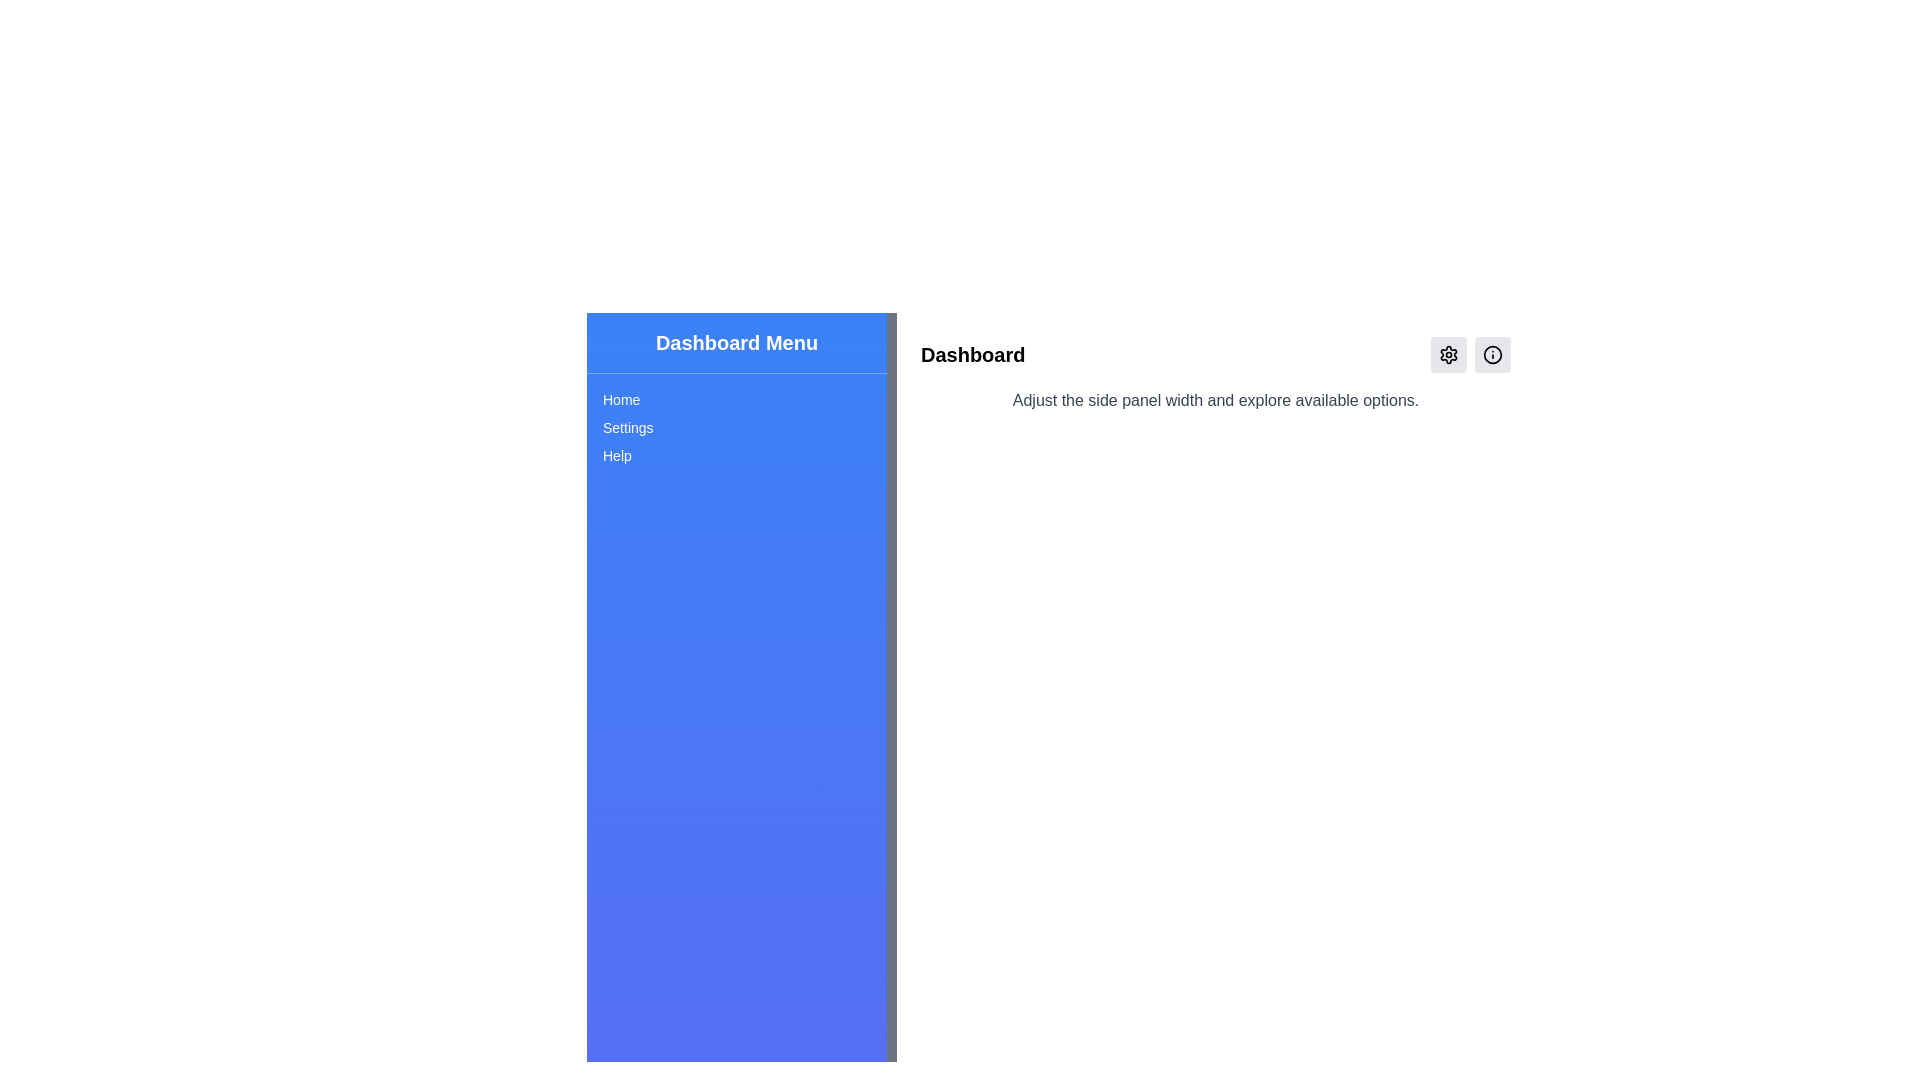 This screenshot has height=1080, width=1920. I want to click on the 'Dashboard' text label located at the top center-right area of the interface, which serves as the header for the current section, so click(973, 353).